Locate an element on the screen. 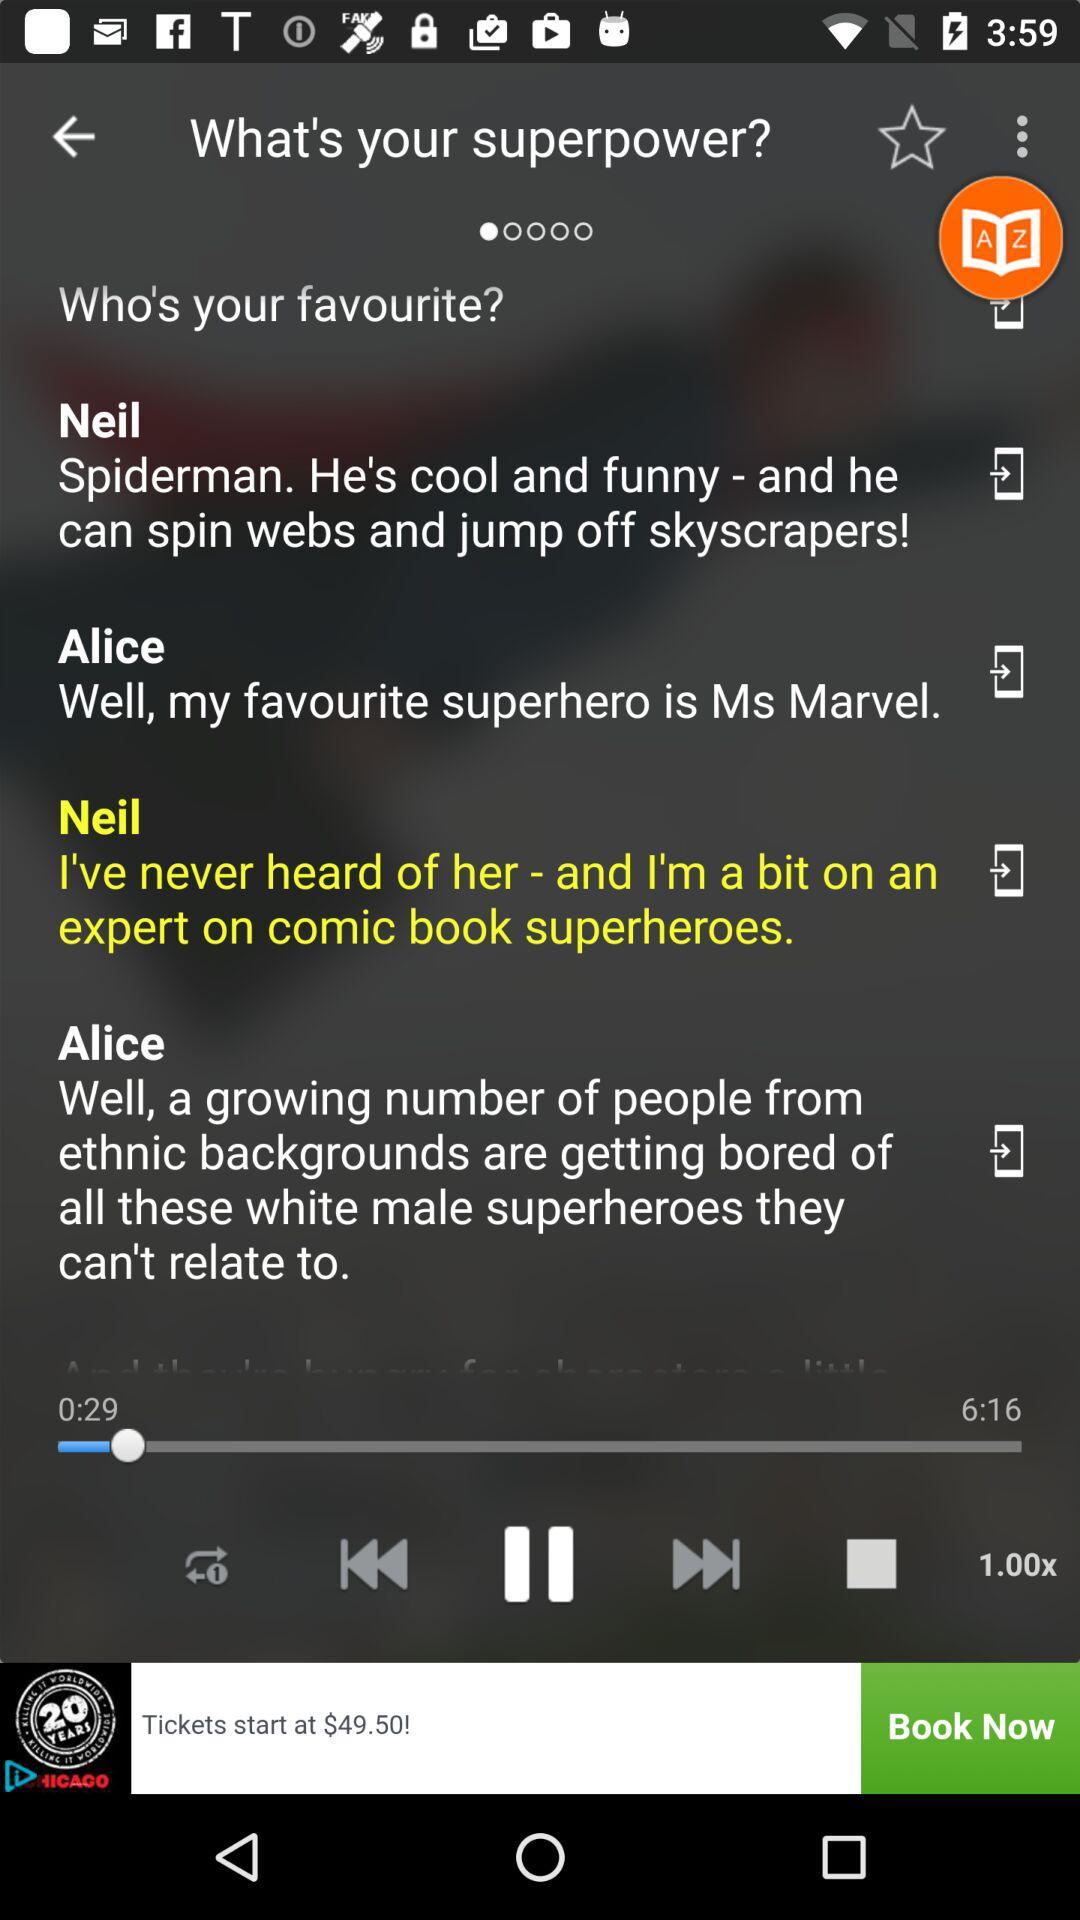 Image resolution: width=1080 pixels, height=1920 pixels. pause option is located at coordinates (537, 1562).